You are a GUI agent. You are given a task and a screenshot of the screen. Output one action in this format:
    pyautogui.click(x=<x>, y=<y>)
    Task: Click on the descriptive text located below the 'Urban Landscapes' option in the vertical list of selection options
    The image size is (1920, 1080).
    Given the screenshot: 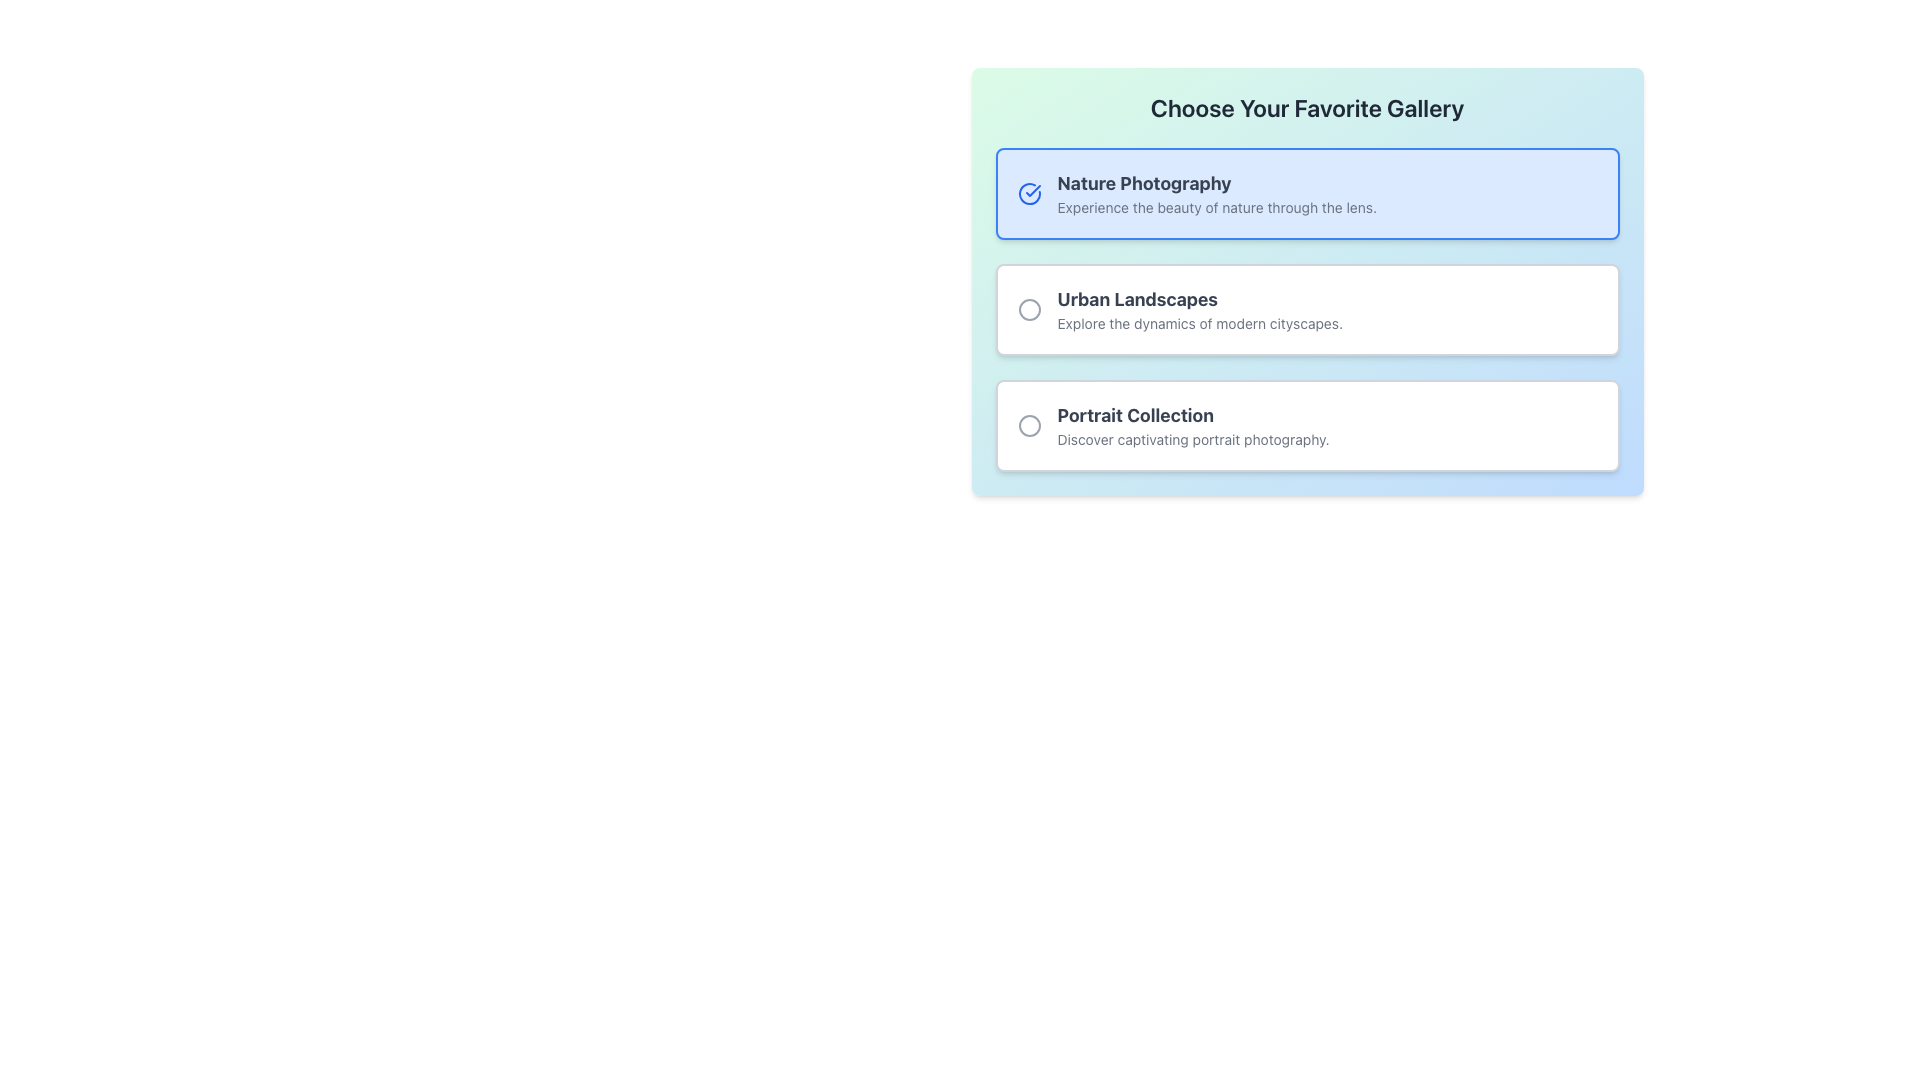 What is the action you would take?
    pyautogui.click(x=1200, y=323)
    